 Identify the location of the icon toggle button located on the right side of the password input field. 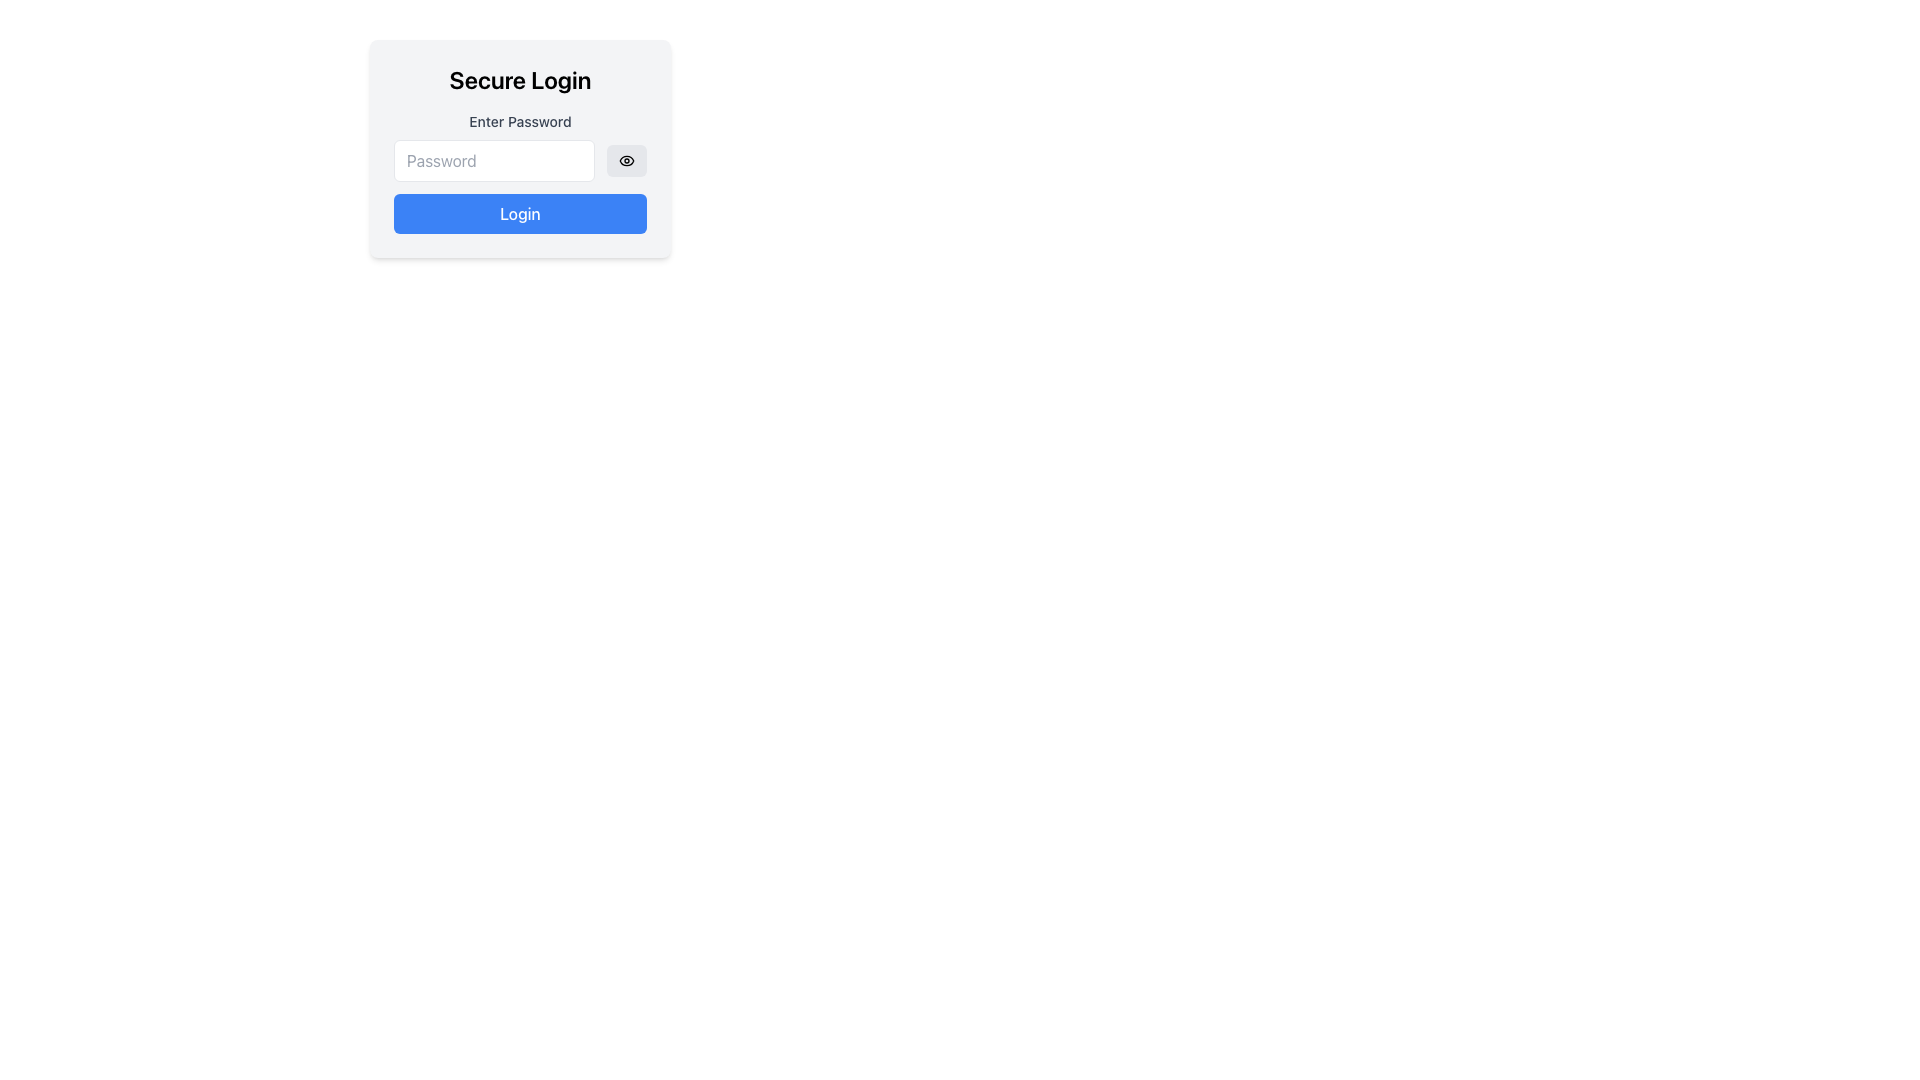
(626, 160).